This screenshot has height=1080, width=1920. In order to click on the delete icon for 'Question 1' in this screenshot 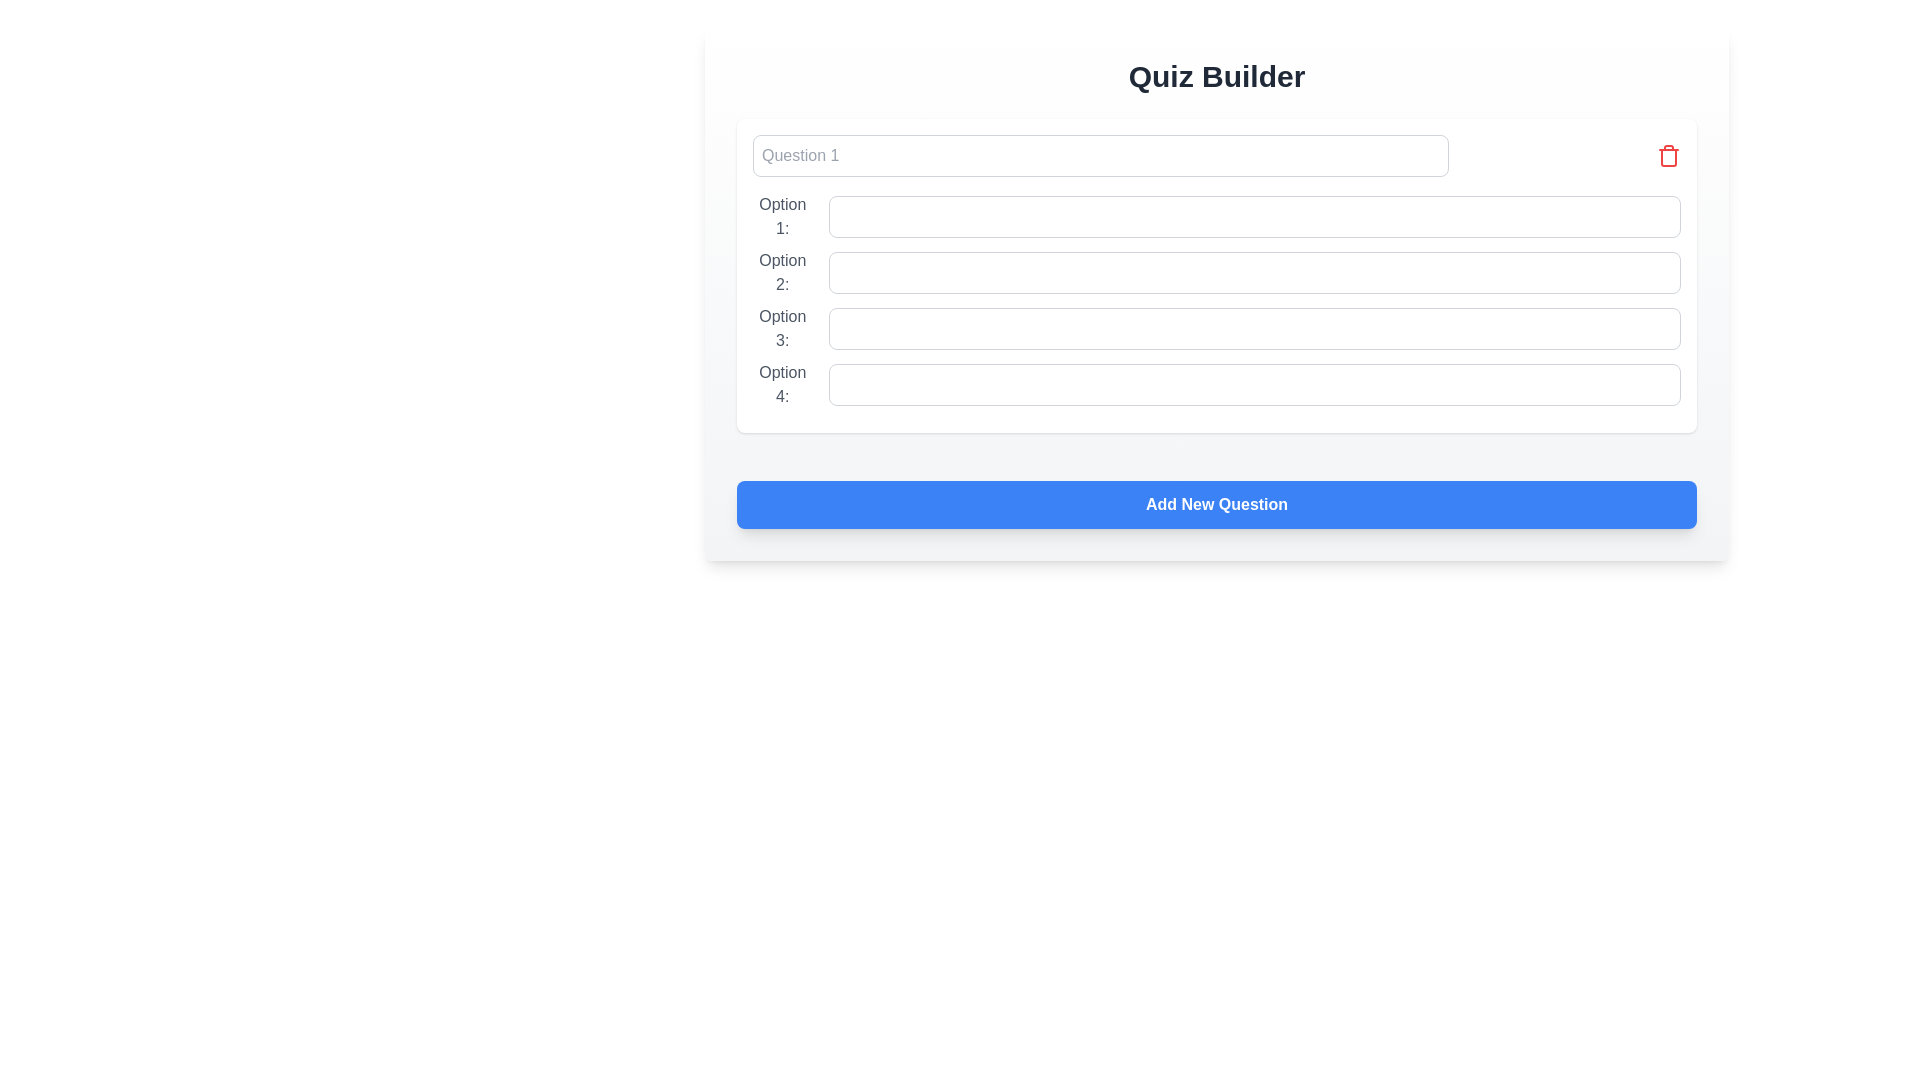, I will do `click(1669, 154)`.